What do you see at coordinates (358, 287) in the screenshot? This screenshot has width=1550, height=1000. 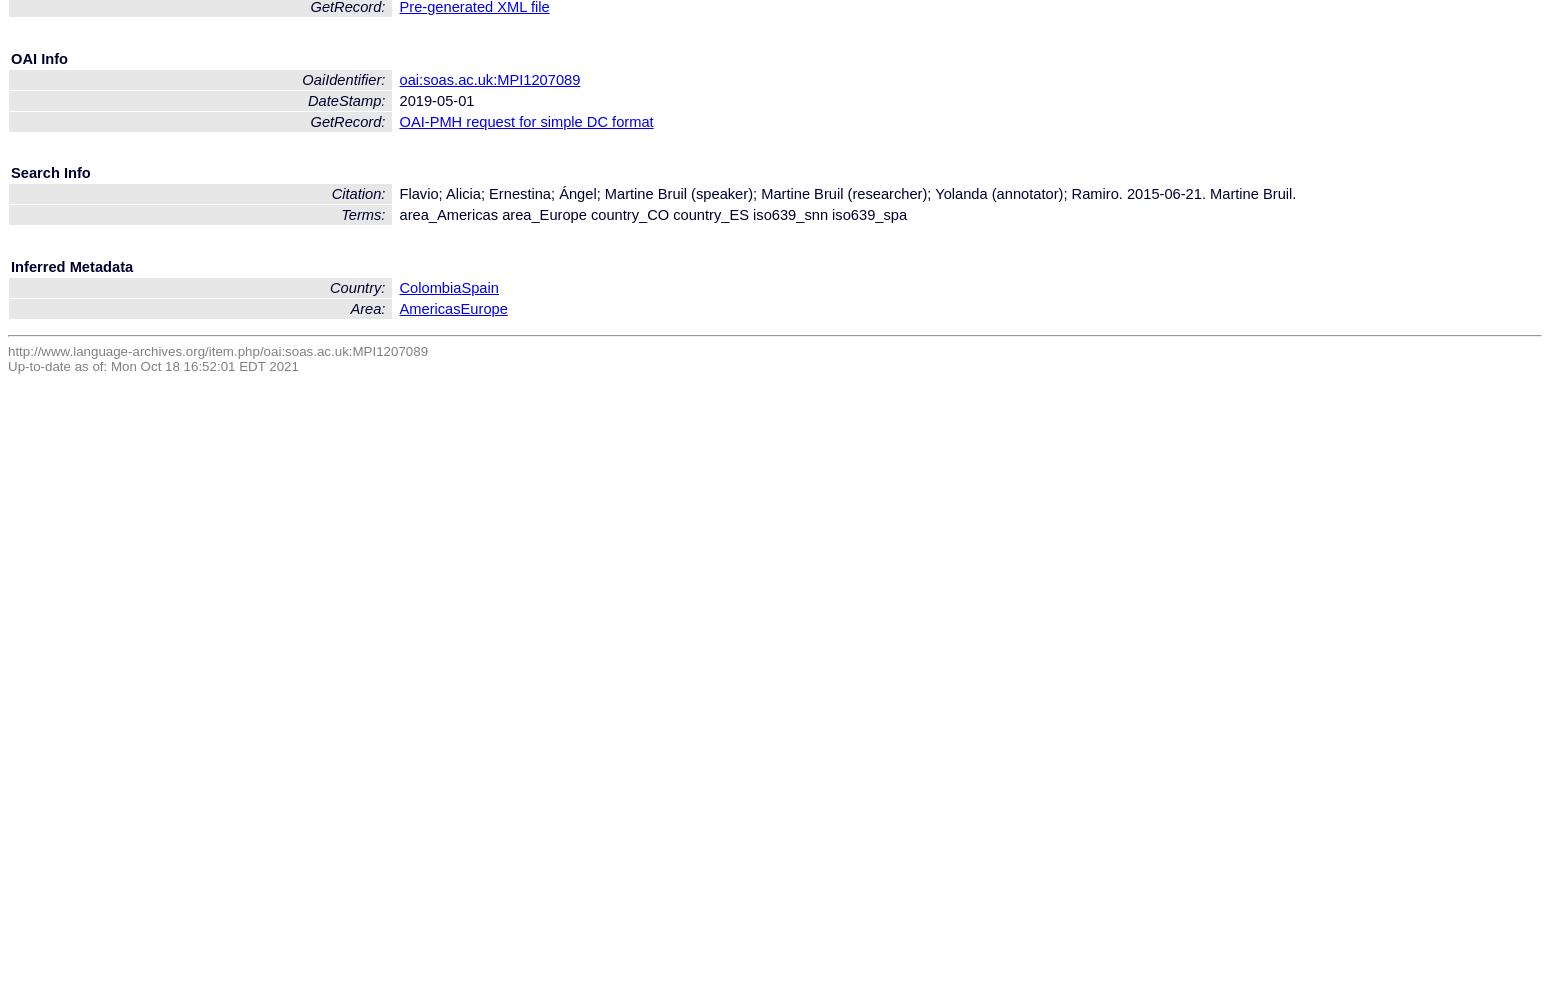 I see `'Country:'` at bounding box center [358, 287].